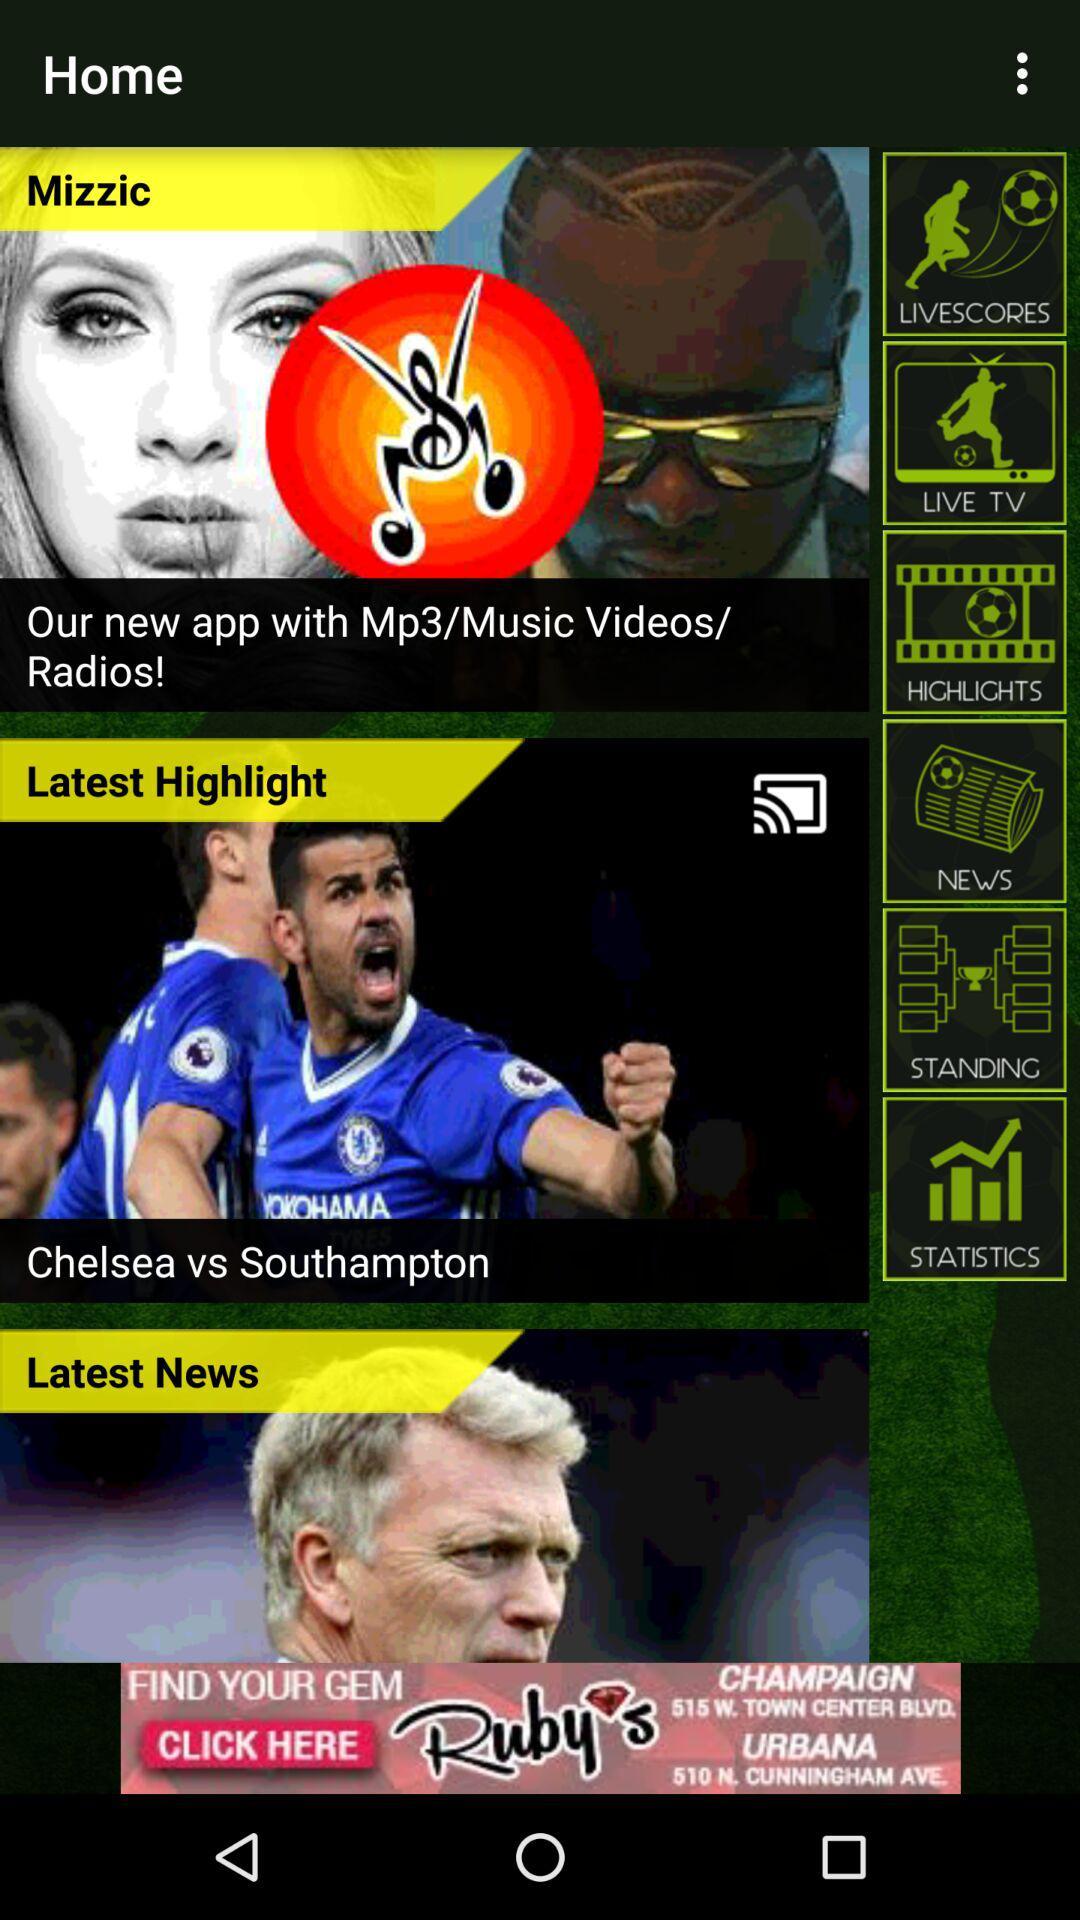 The height and width of the screenshot is (1920, 1080). Describe the element at coordinates (261, 778) in the screenshot. I see `latest highlight` at that location.